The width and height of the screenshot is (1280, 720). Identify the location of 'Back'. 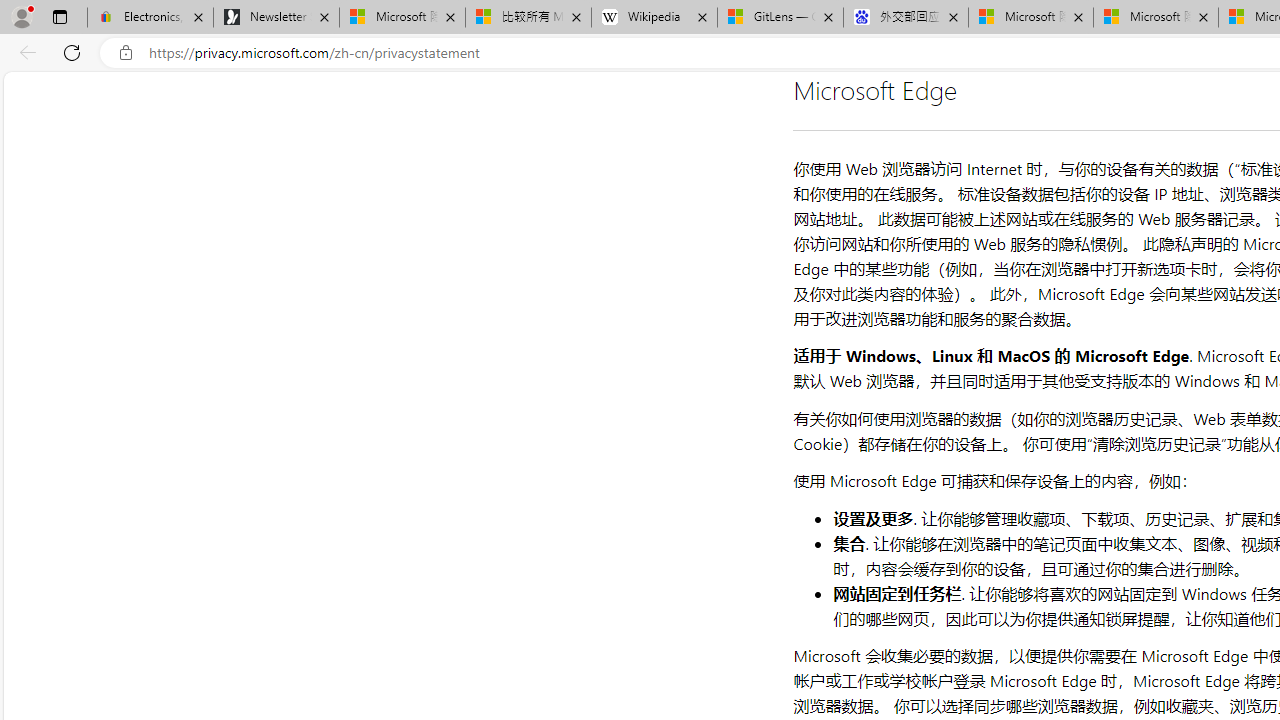
(24, 51).